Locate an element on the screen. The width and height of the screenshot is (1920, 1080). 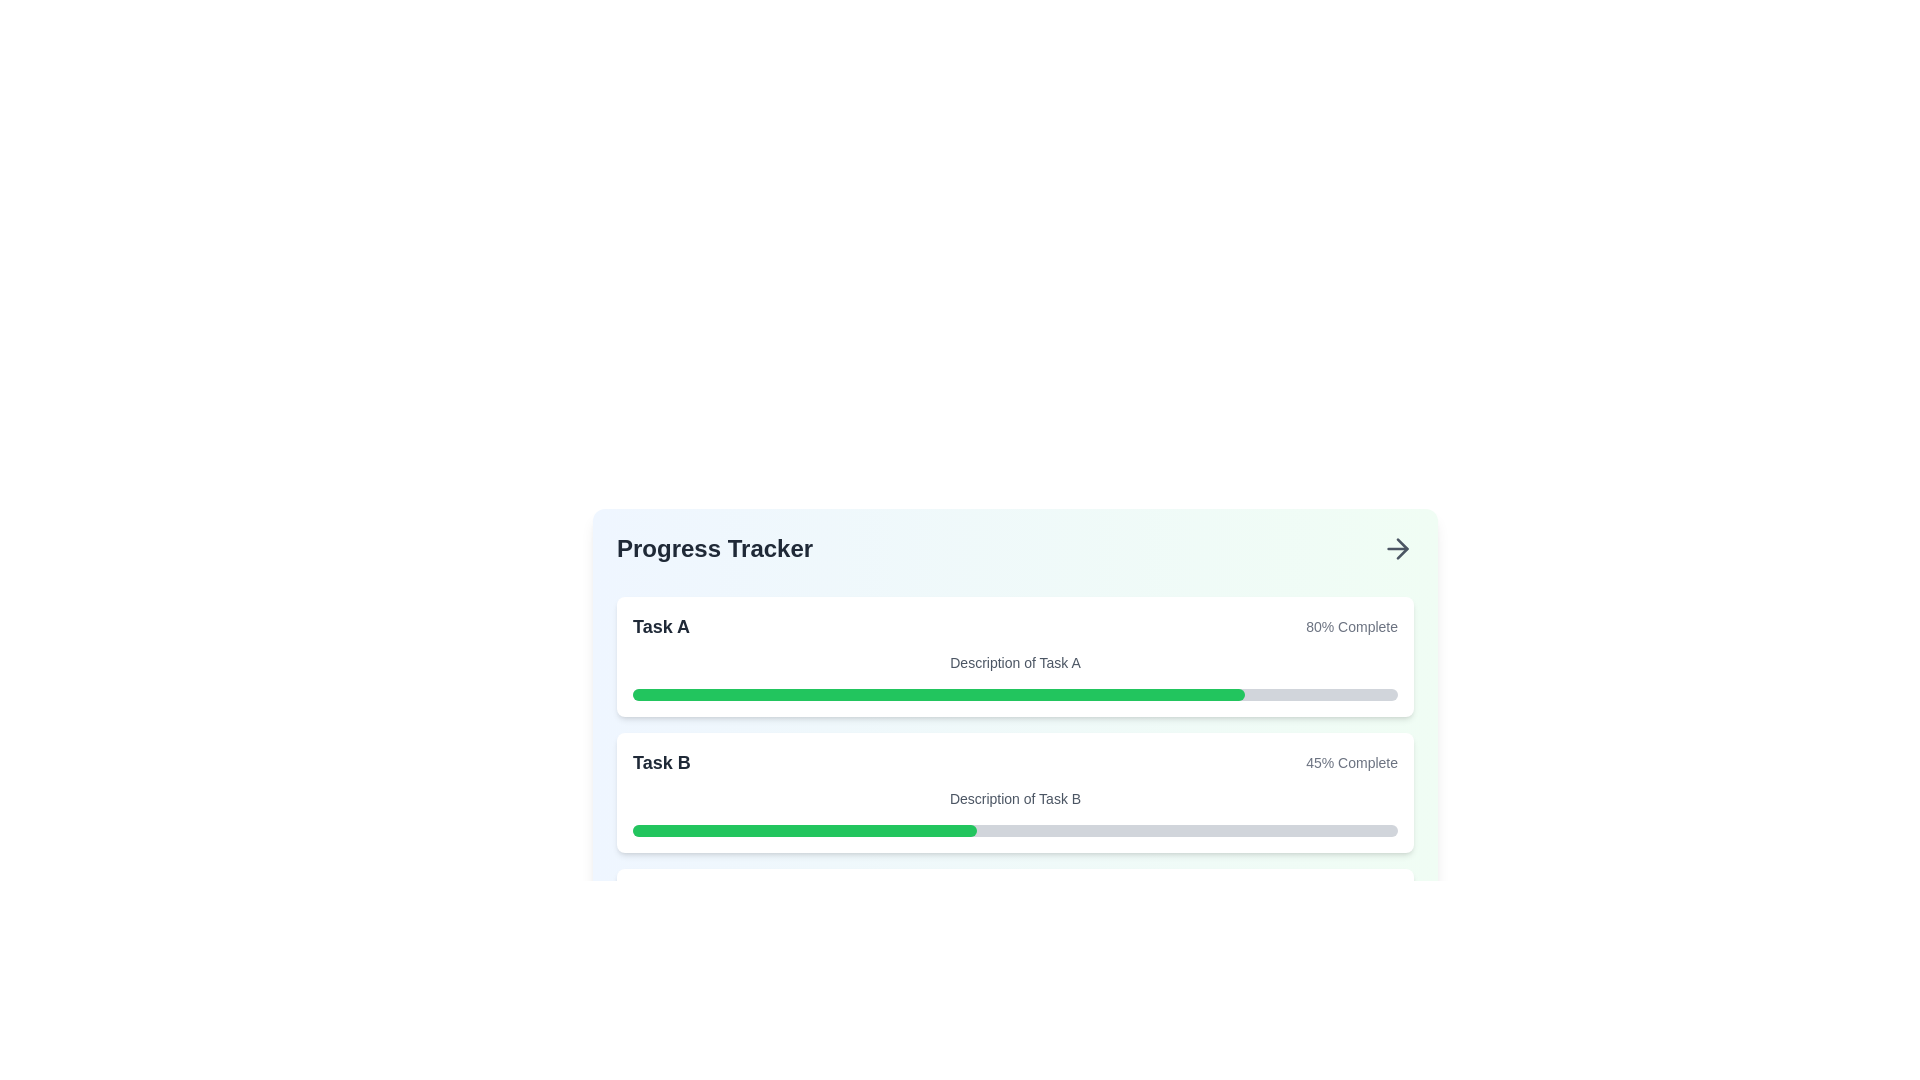
title text for the 'Task A' section, which is positioned at the top-left corner of the 'Progress Tracker' section is located at coordinates (661, 626).